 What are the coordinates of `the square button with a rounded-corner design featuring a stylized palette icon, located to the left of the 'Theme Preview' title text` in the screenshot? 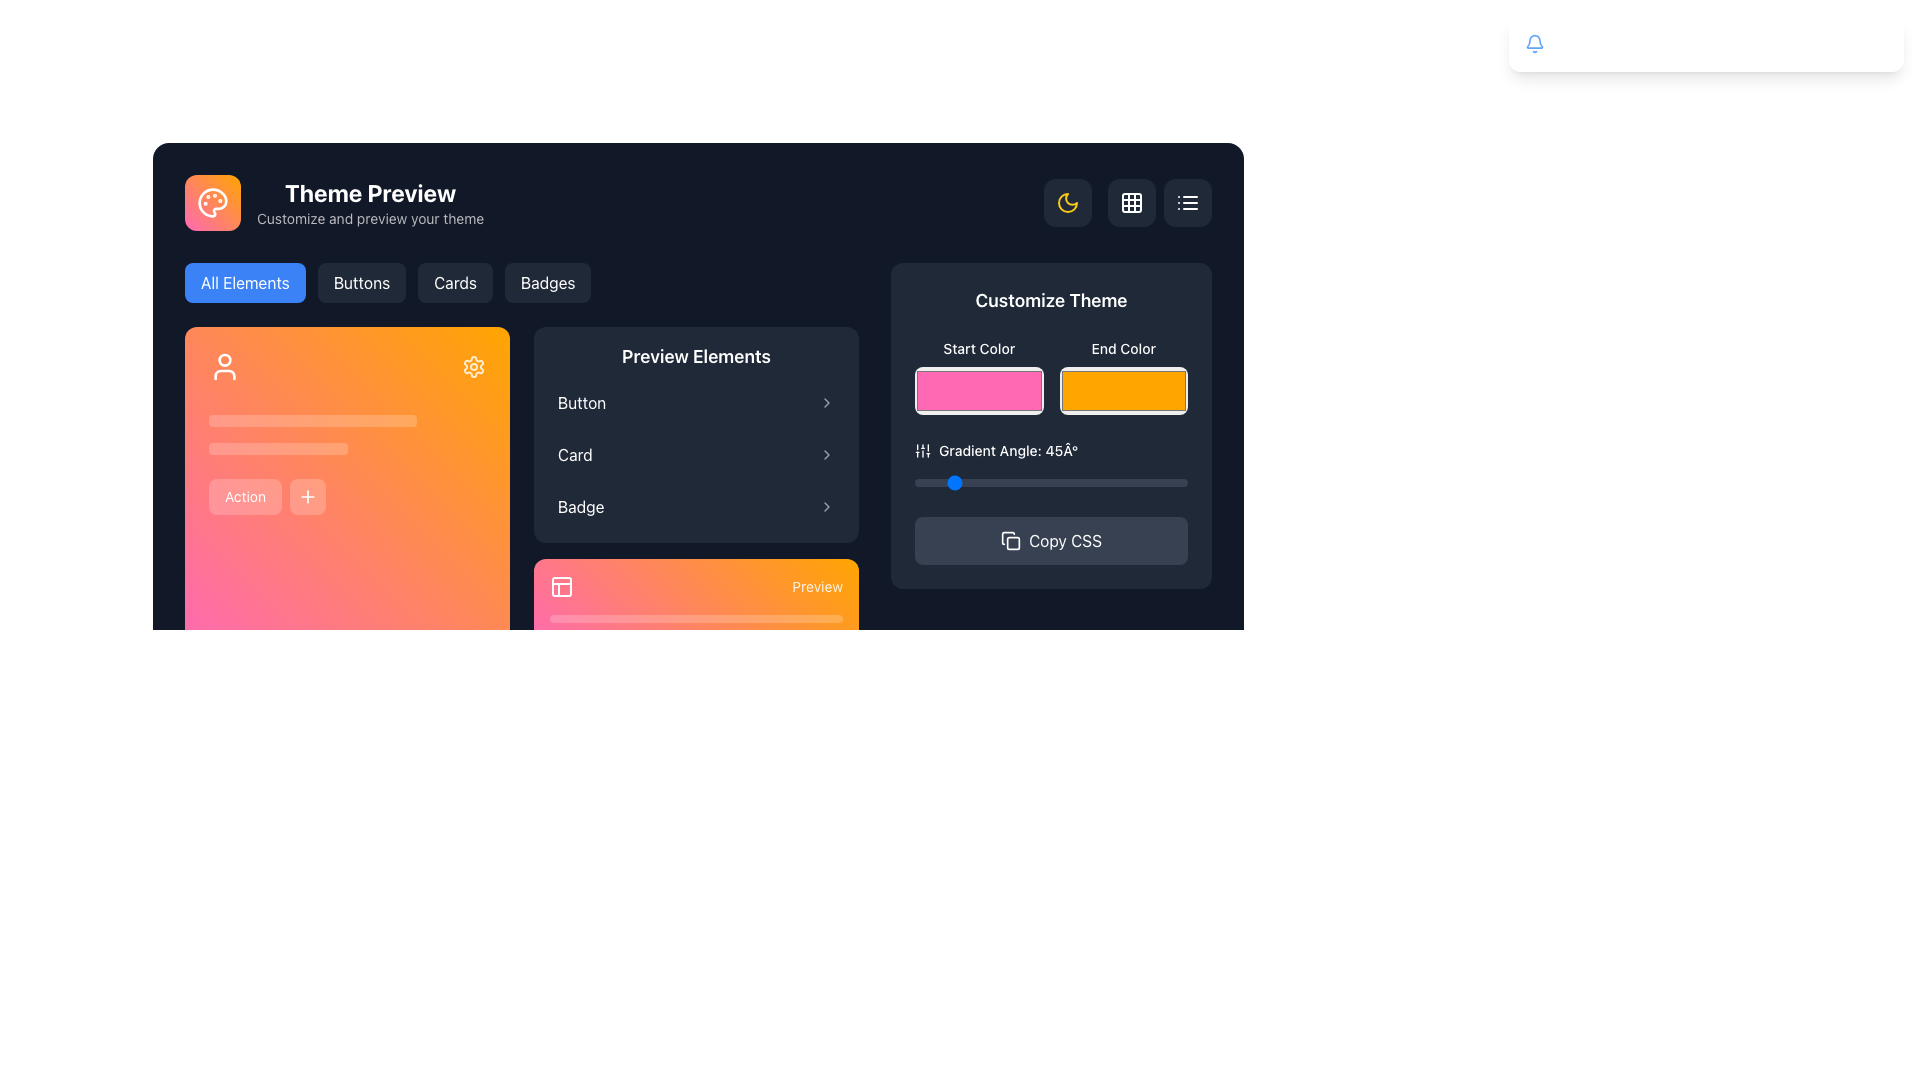 It's located at (212, 203).